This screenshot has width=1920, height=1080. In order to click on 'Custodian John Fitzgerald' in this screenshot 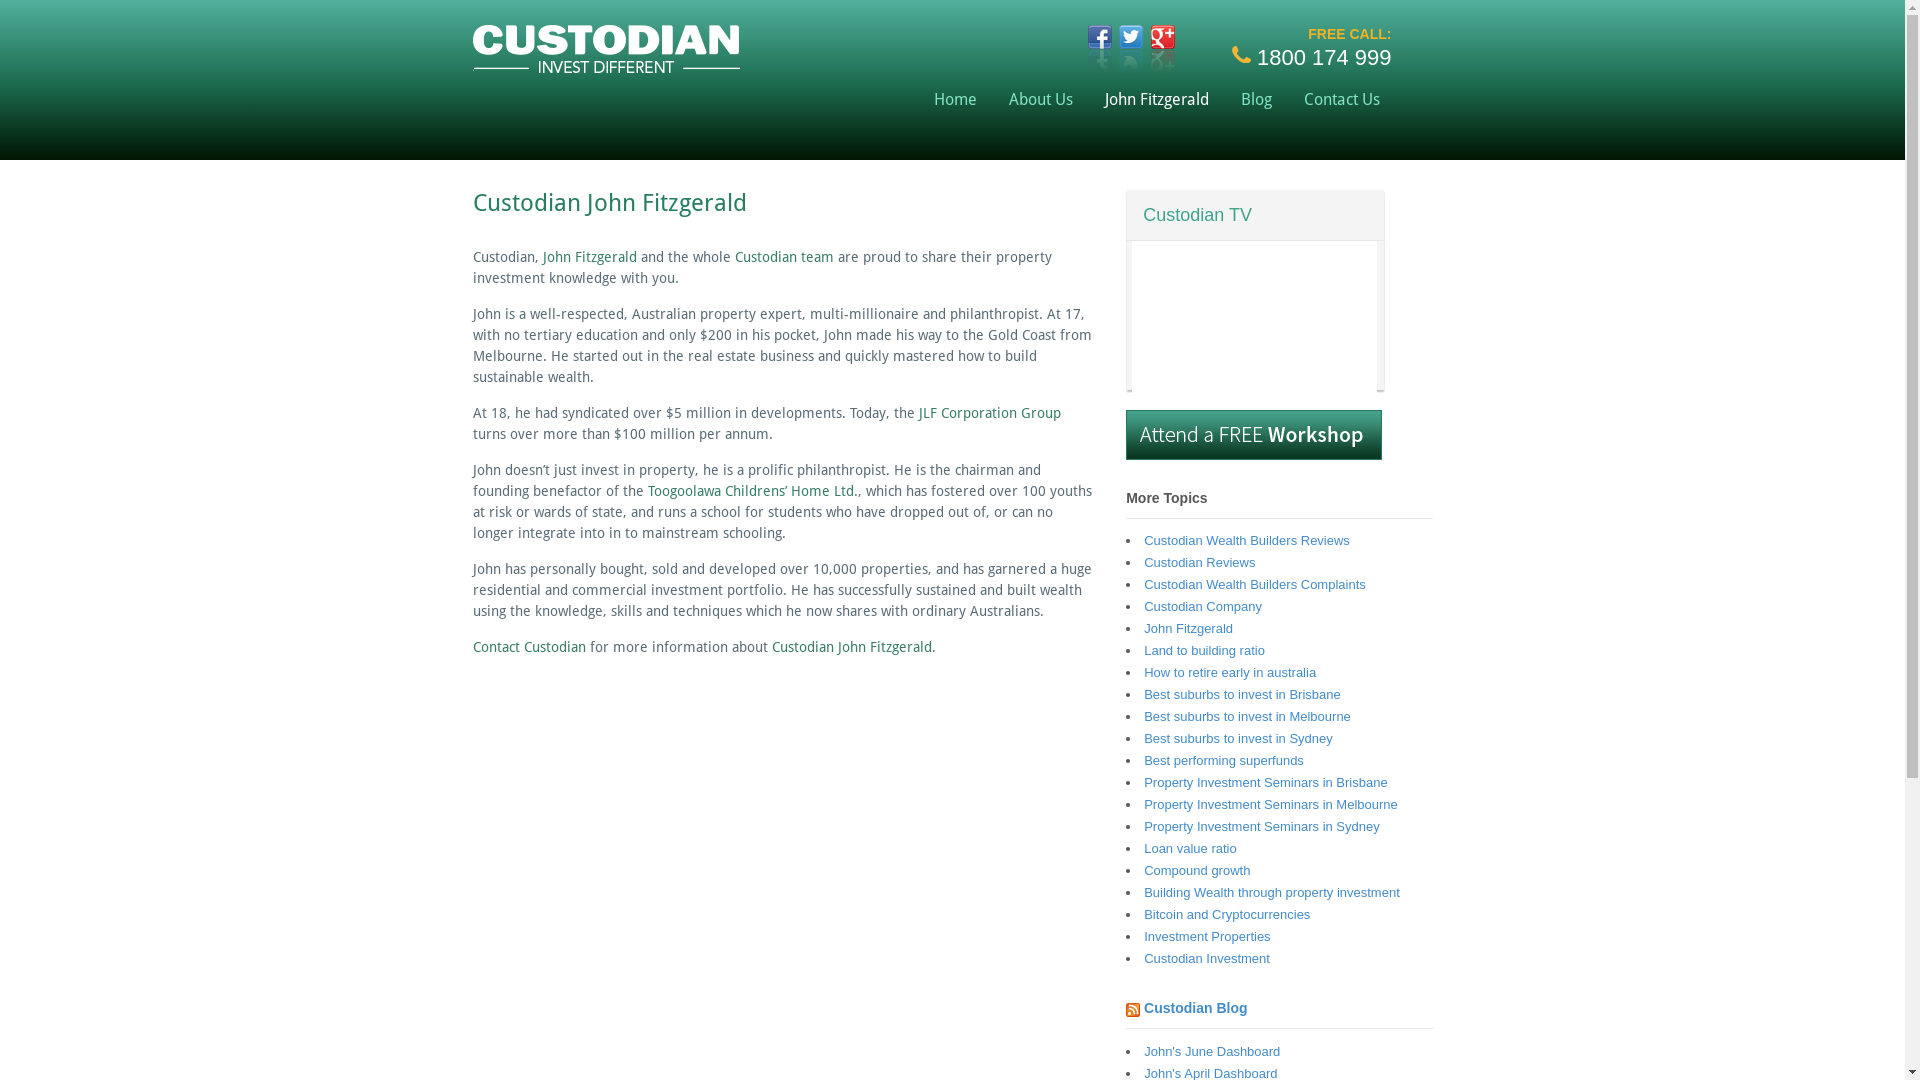, I will do `click(851, 647)`.